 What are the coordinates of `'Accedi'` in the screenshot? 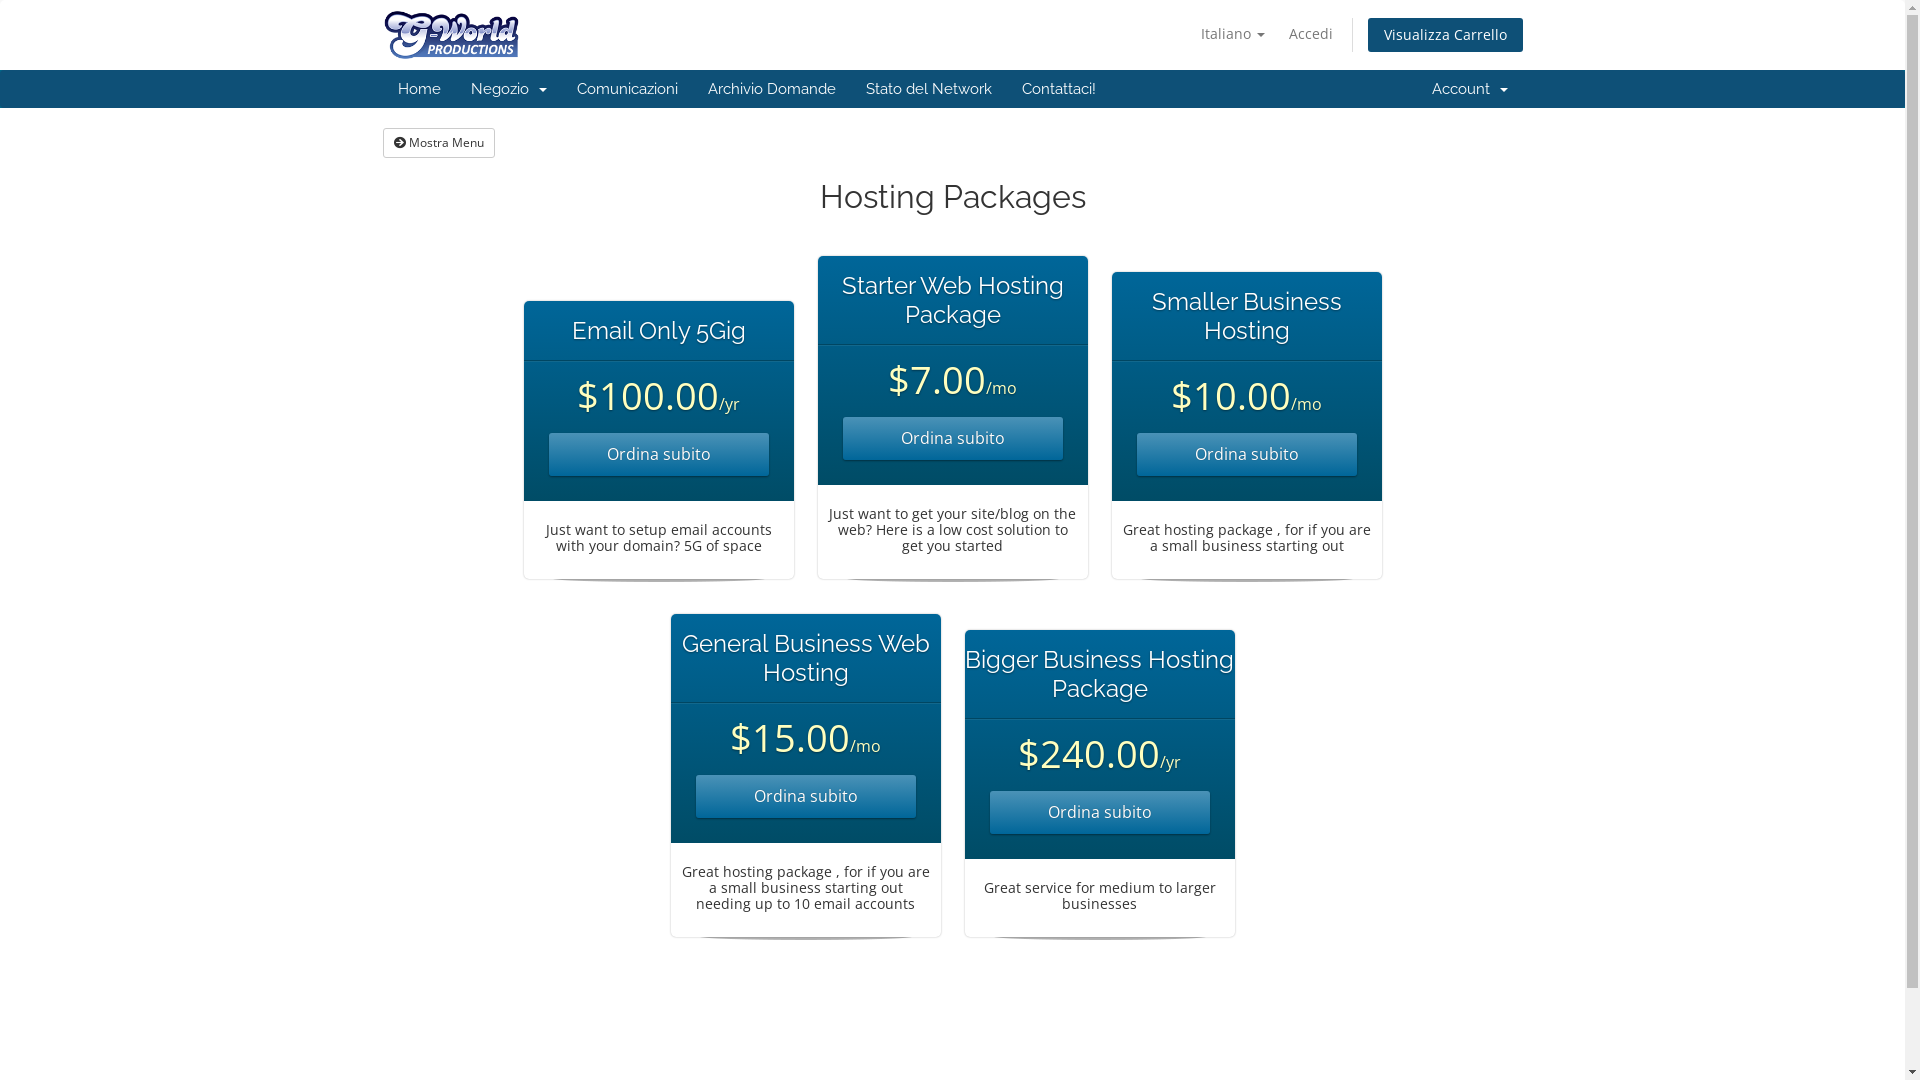 It's located at (1276, 34).